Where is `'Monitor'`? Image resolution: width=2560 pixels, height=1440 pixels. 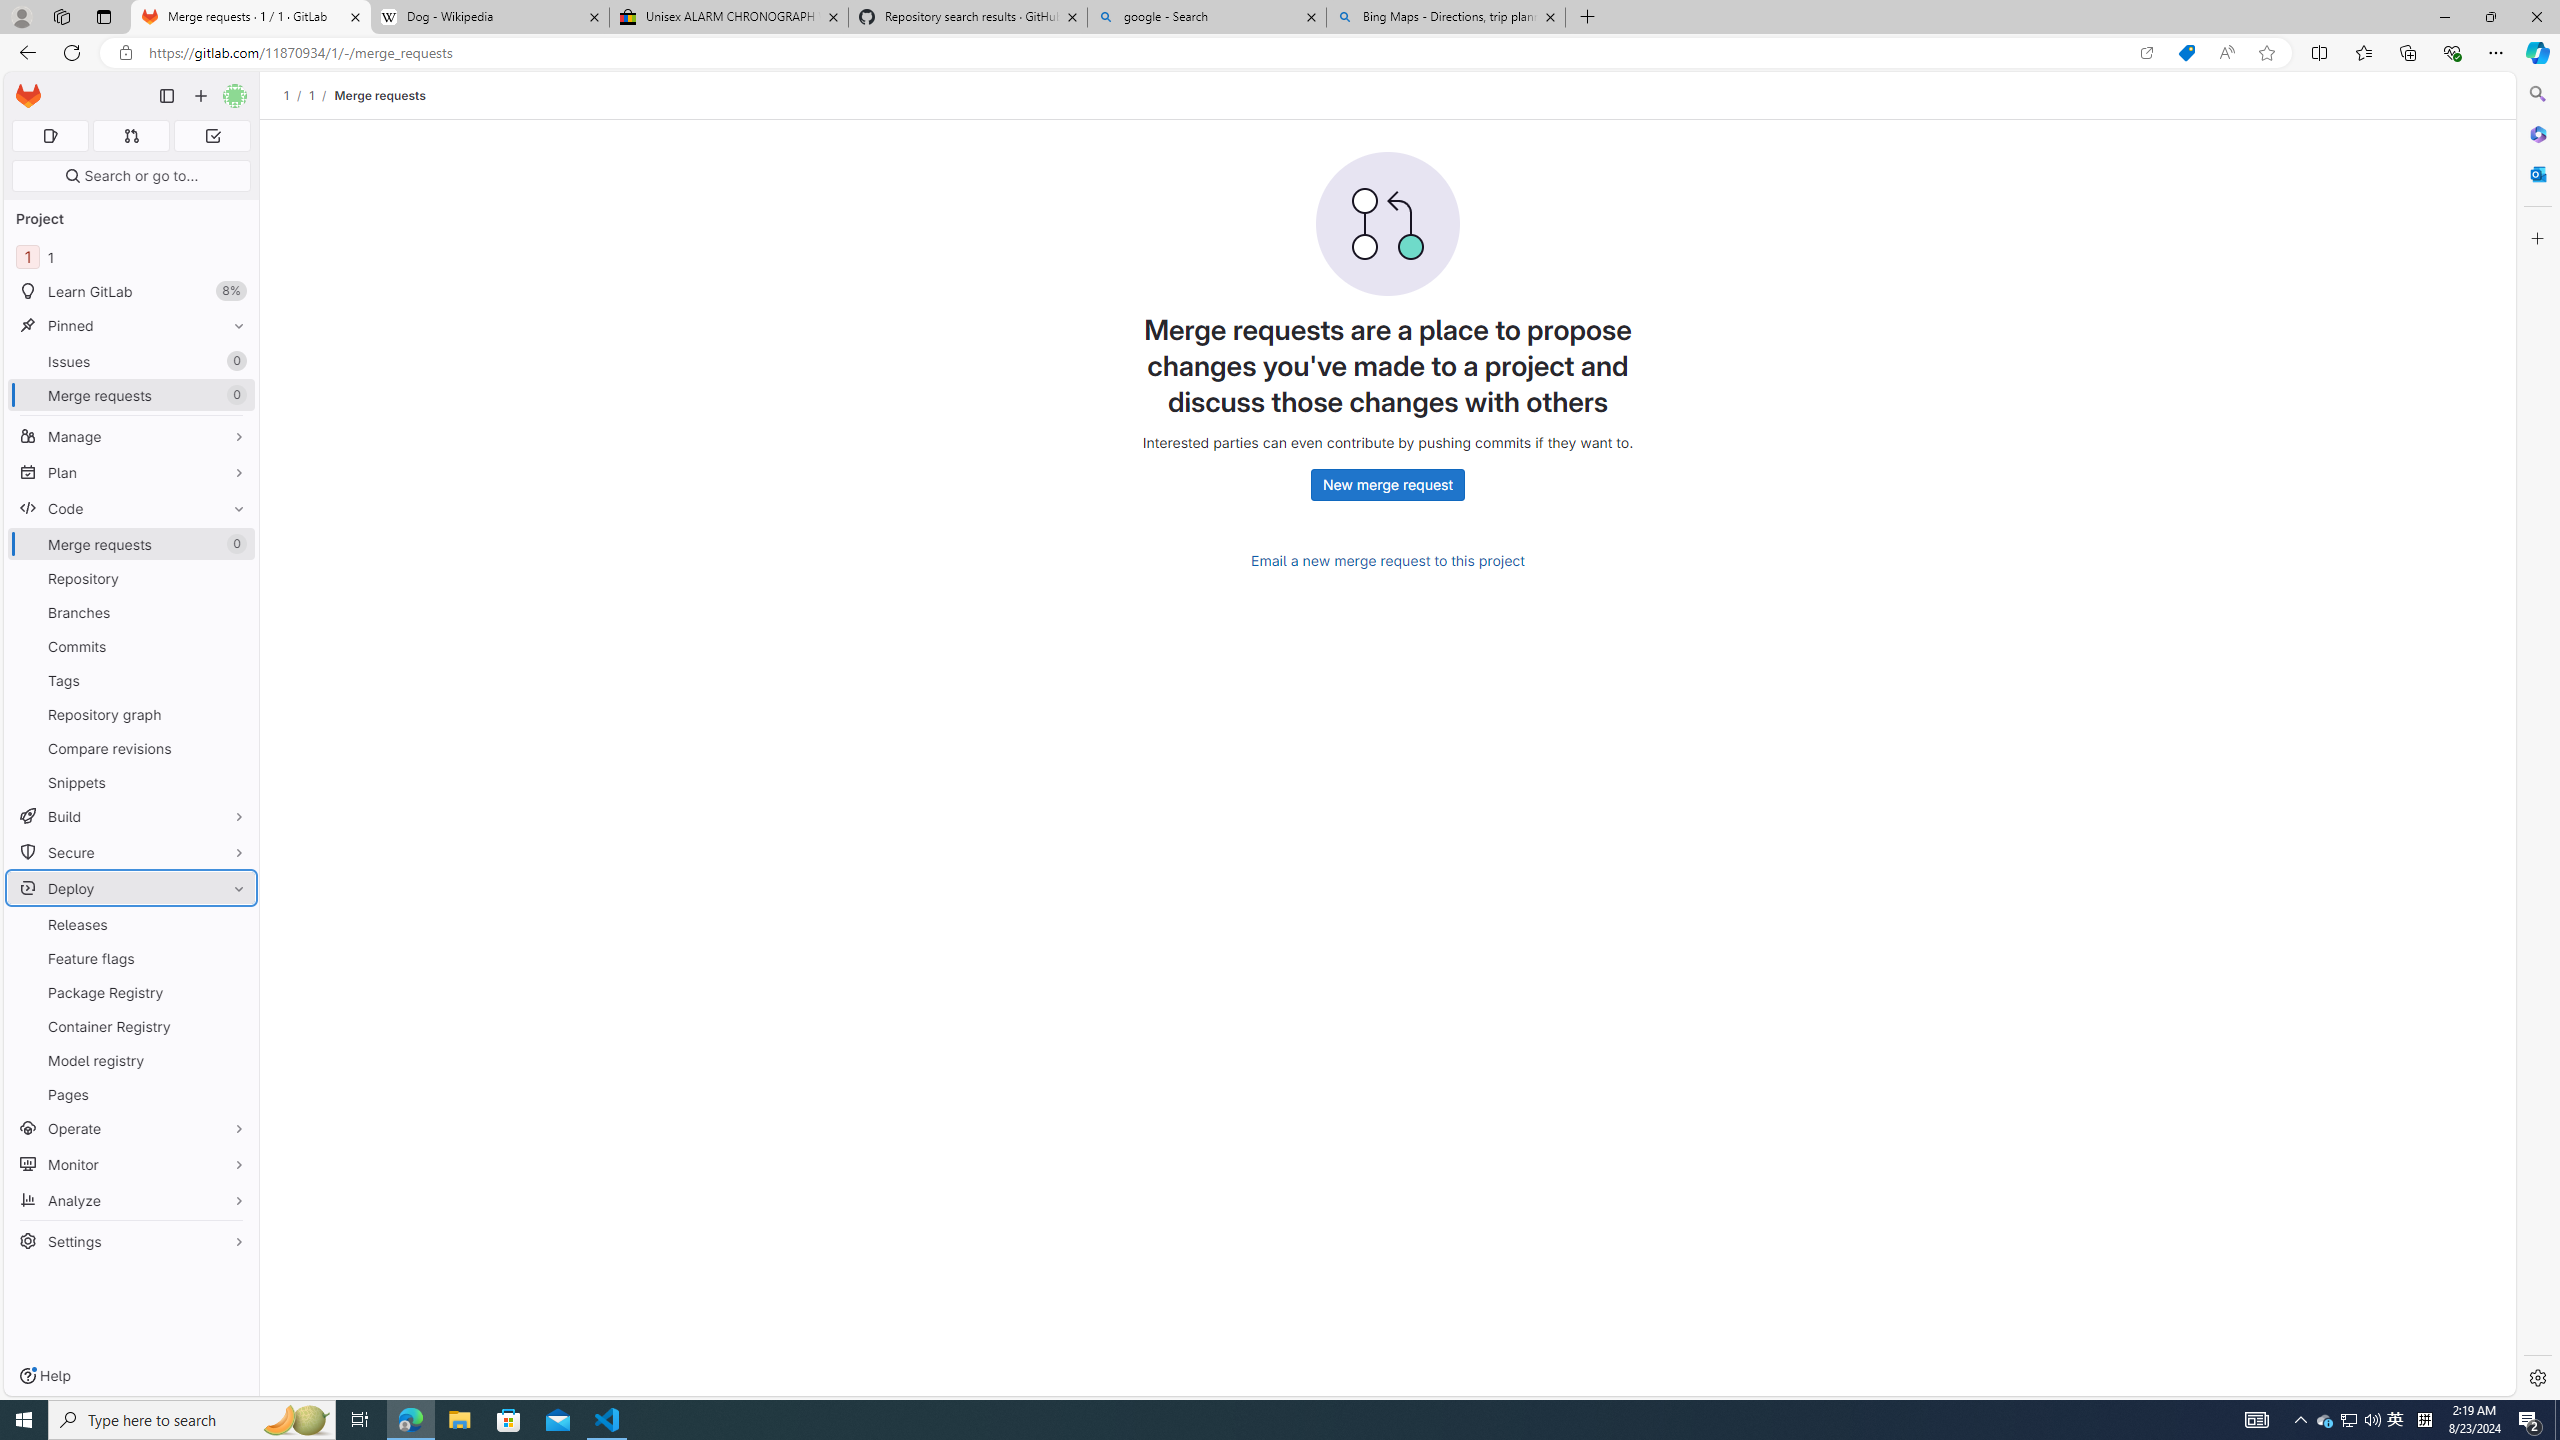
'Monitor' is located at coordinates (130, 1164).